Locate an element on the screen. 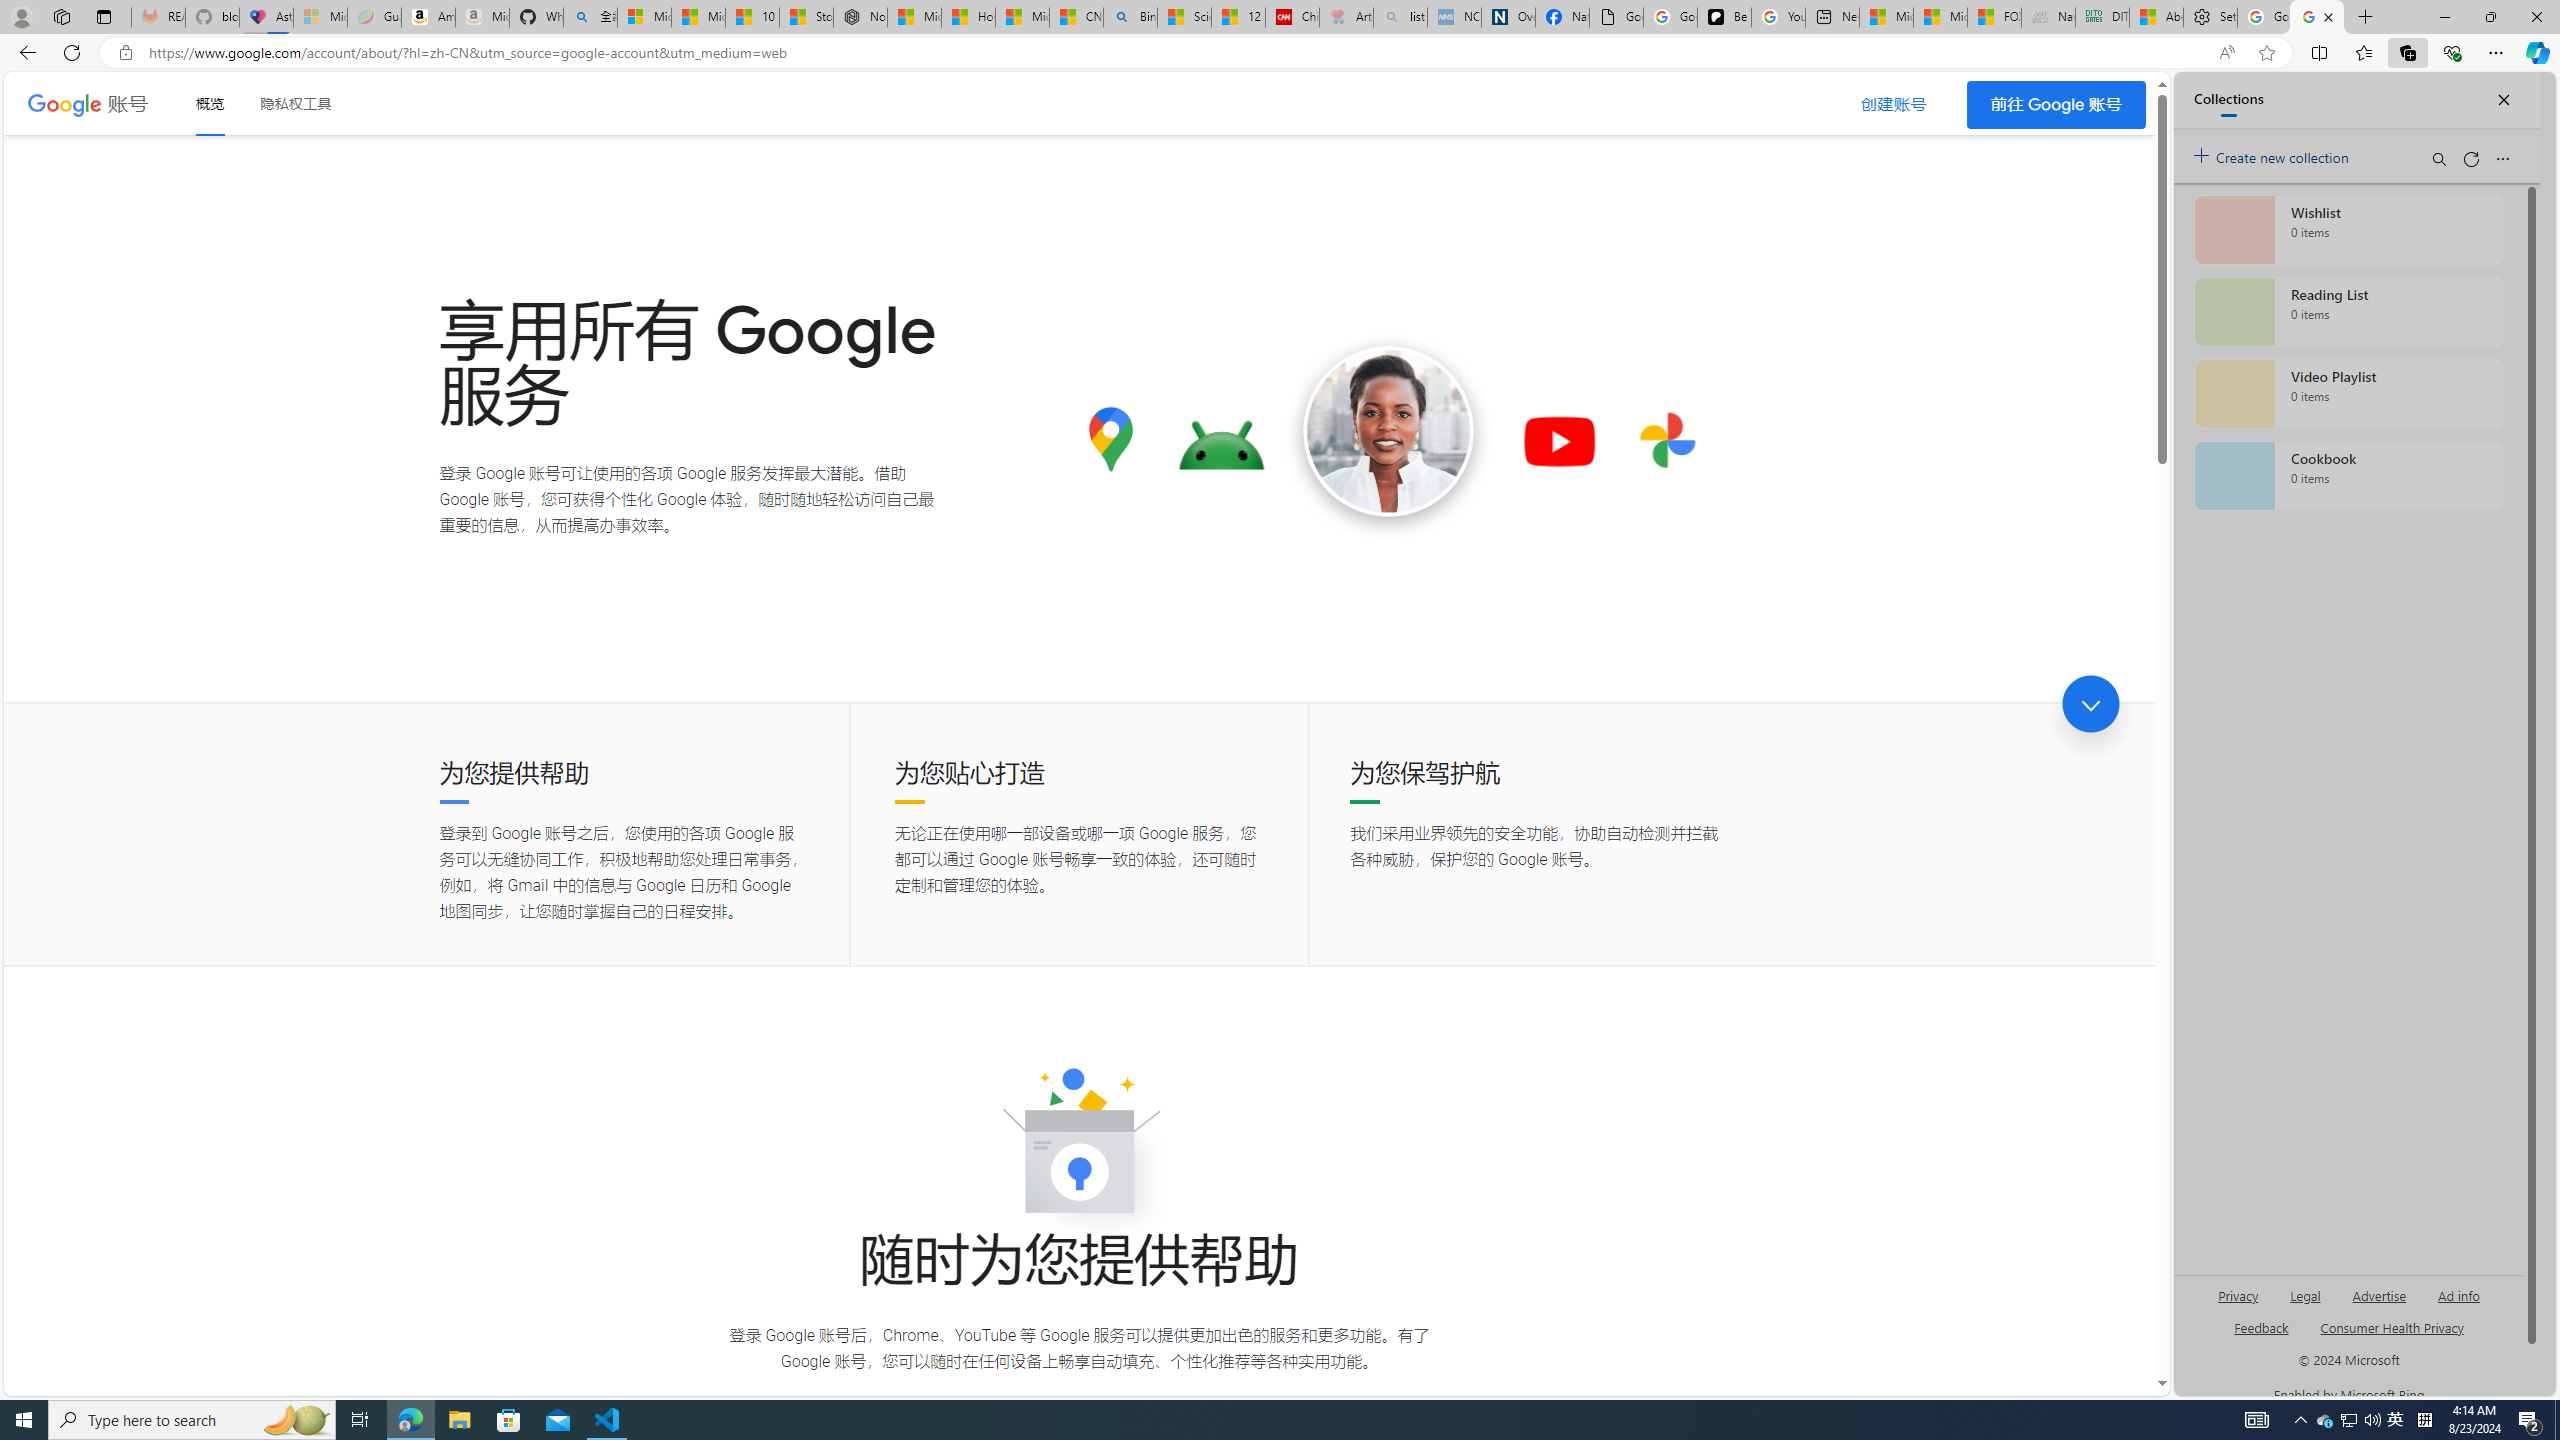 The image size is (2560, 1440). 'Stocks - MSN' is located at coordinates (806, 16).